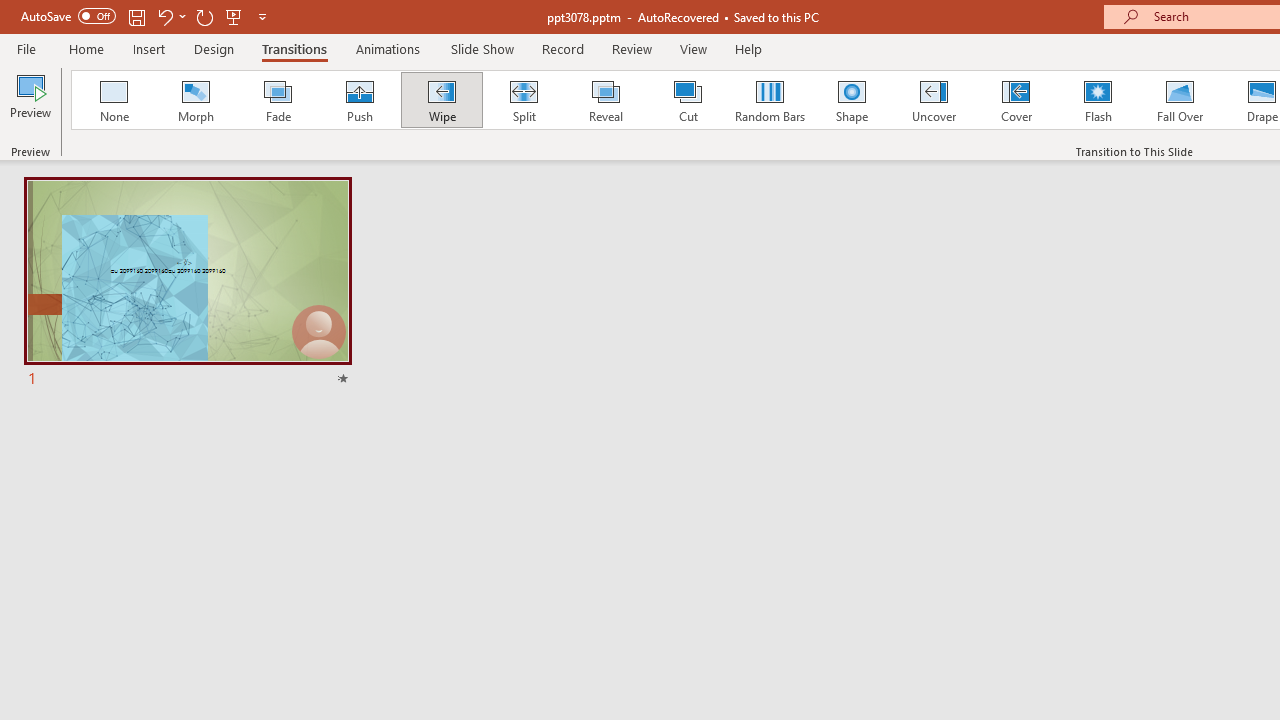 Image resolution: width=1280 pixels, height=720 pixels. Describe the element at coordinates (276, 100) in the screenshot. I see `'Fade'` at that location.